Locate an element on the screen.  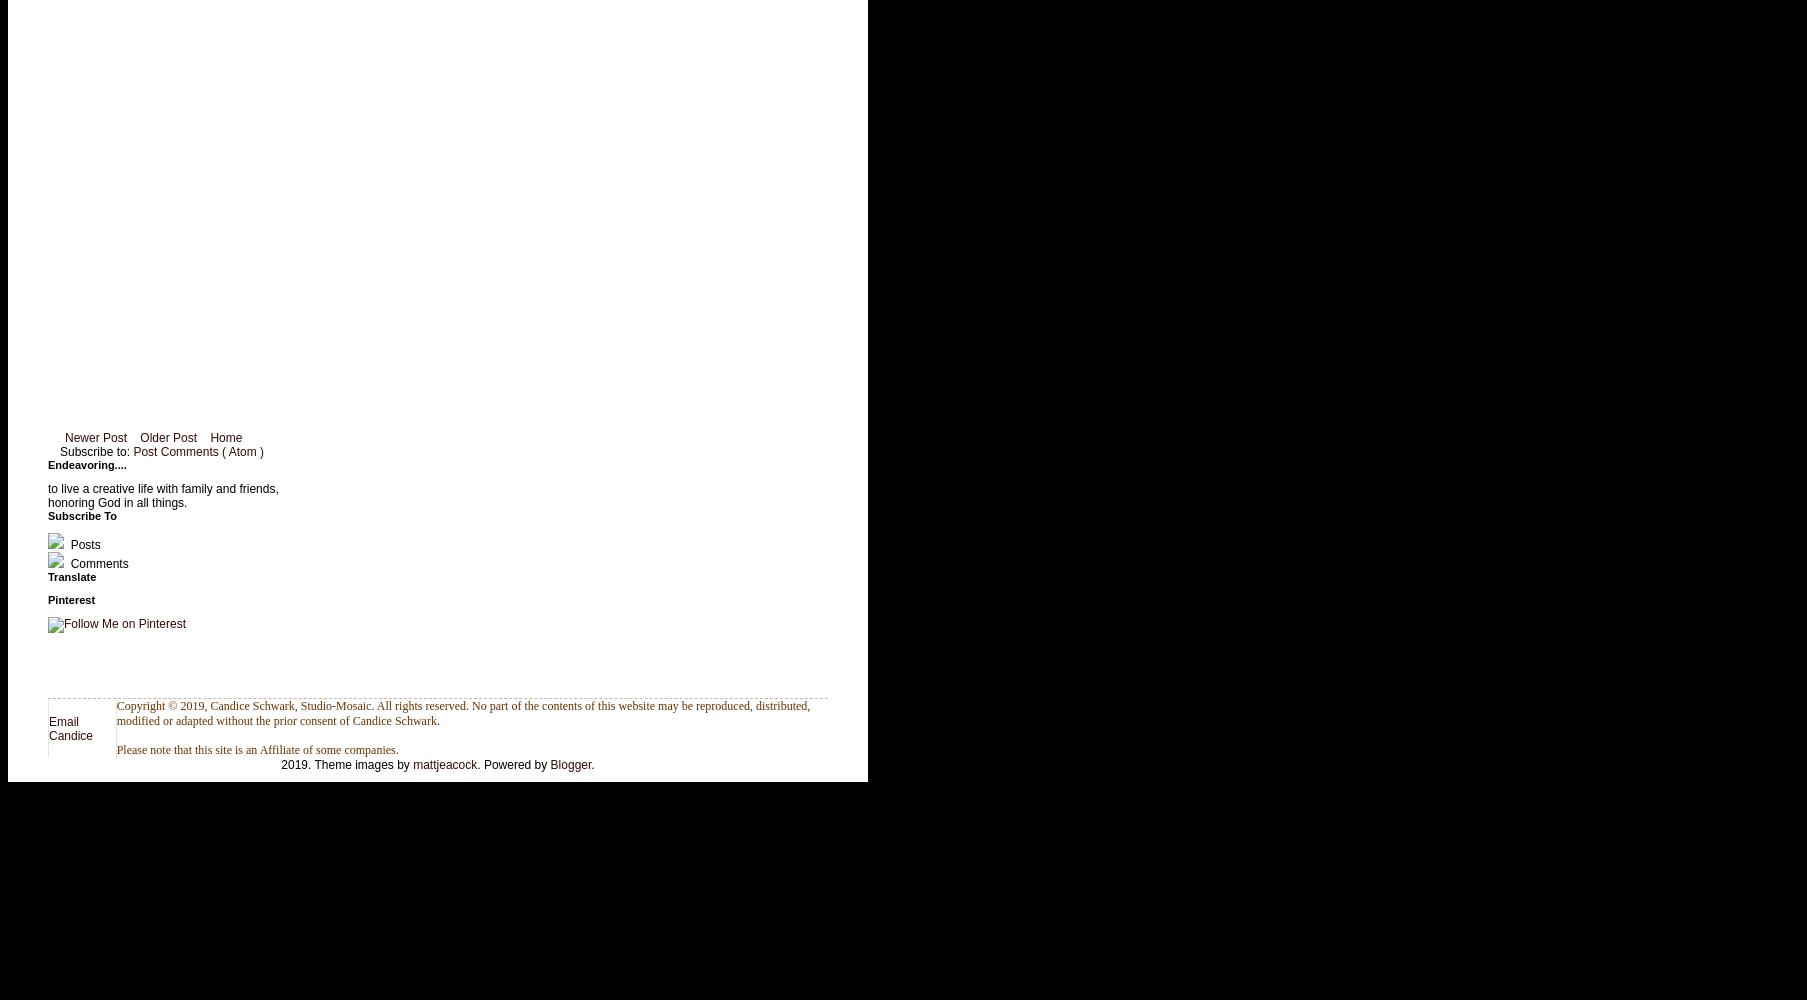
'to live a creative life with family and friends, honoring  God in all things.' is located at coordinates (162, 495).